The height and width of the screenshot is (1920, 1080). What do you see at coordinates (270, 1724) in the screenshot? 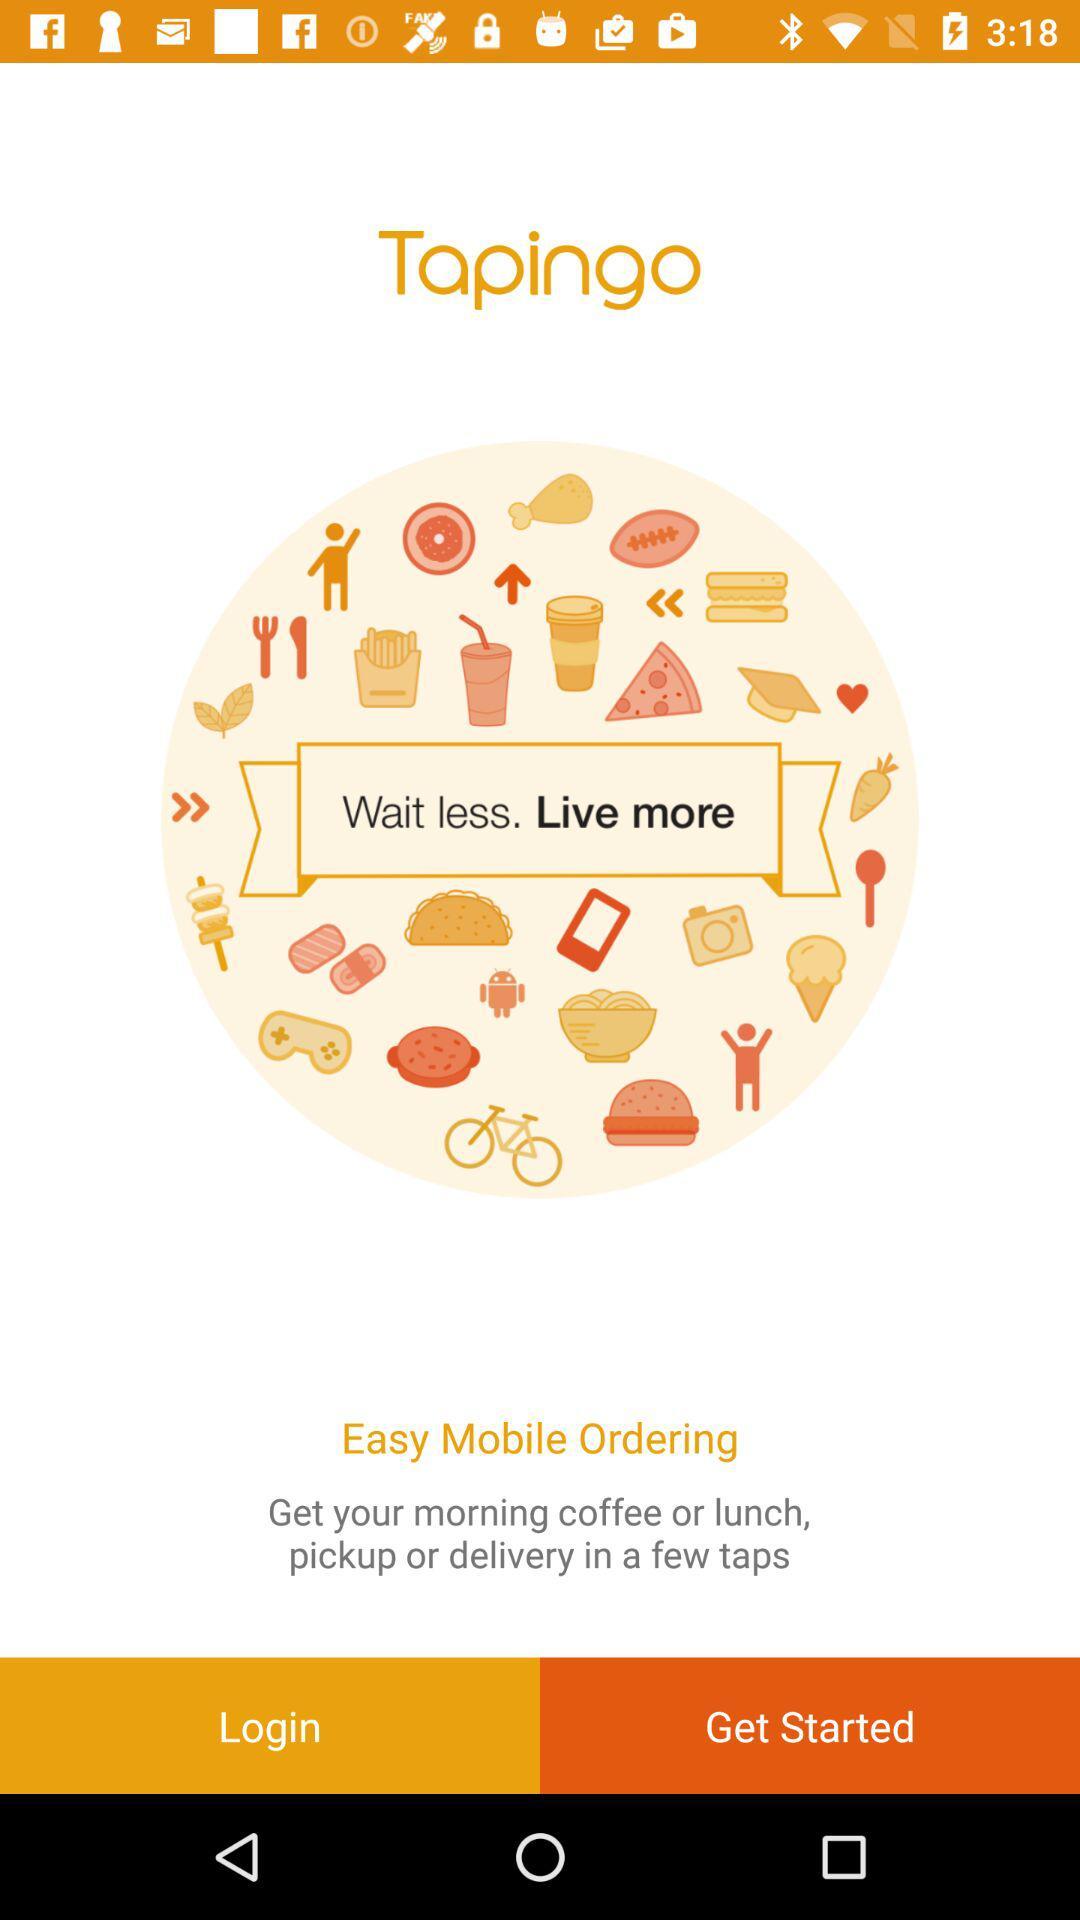
I see `icon next to get started item` at bounding box center [270, 1724].